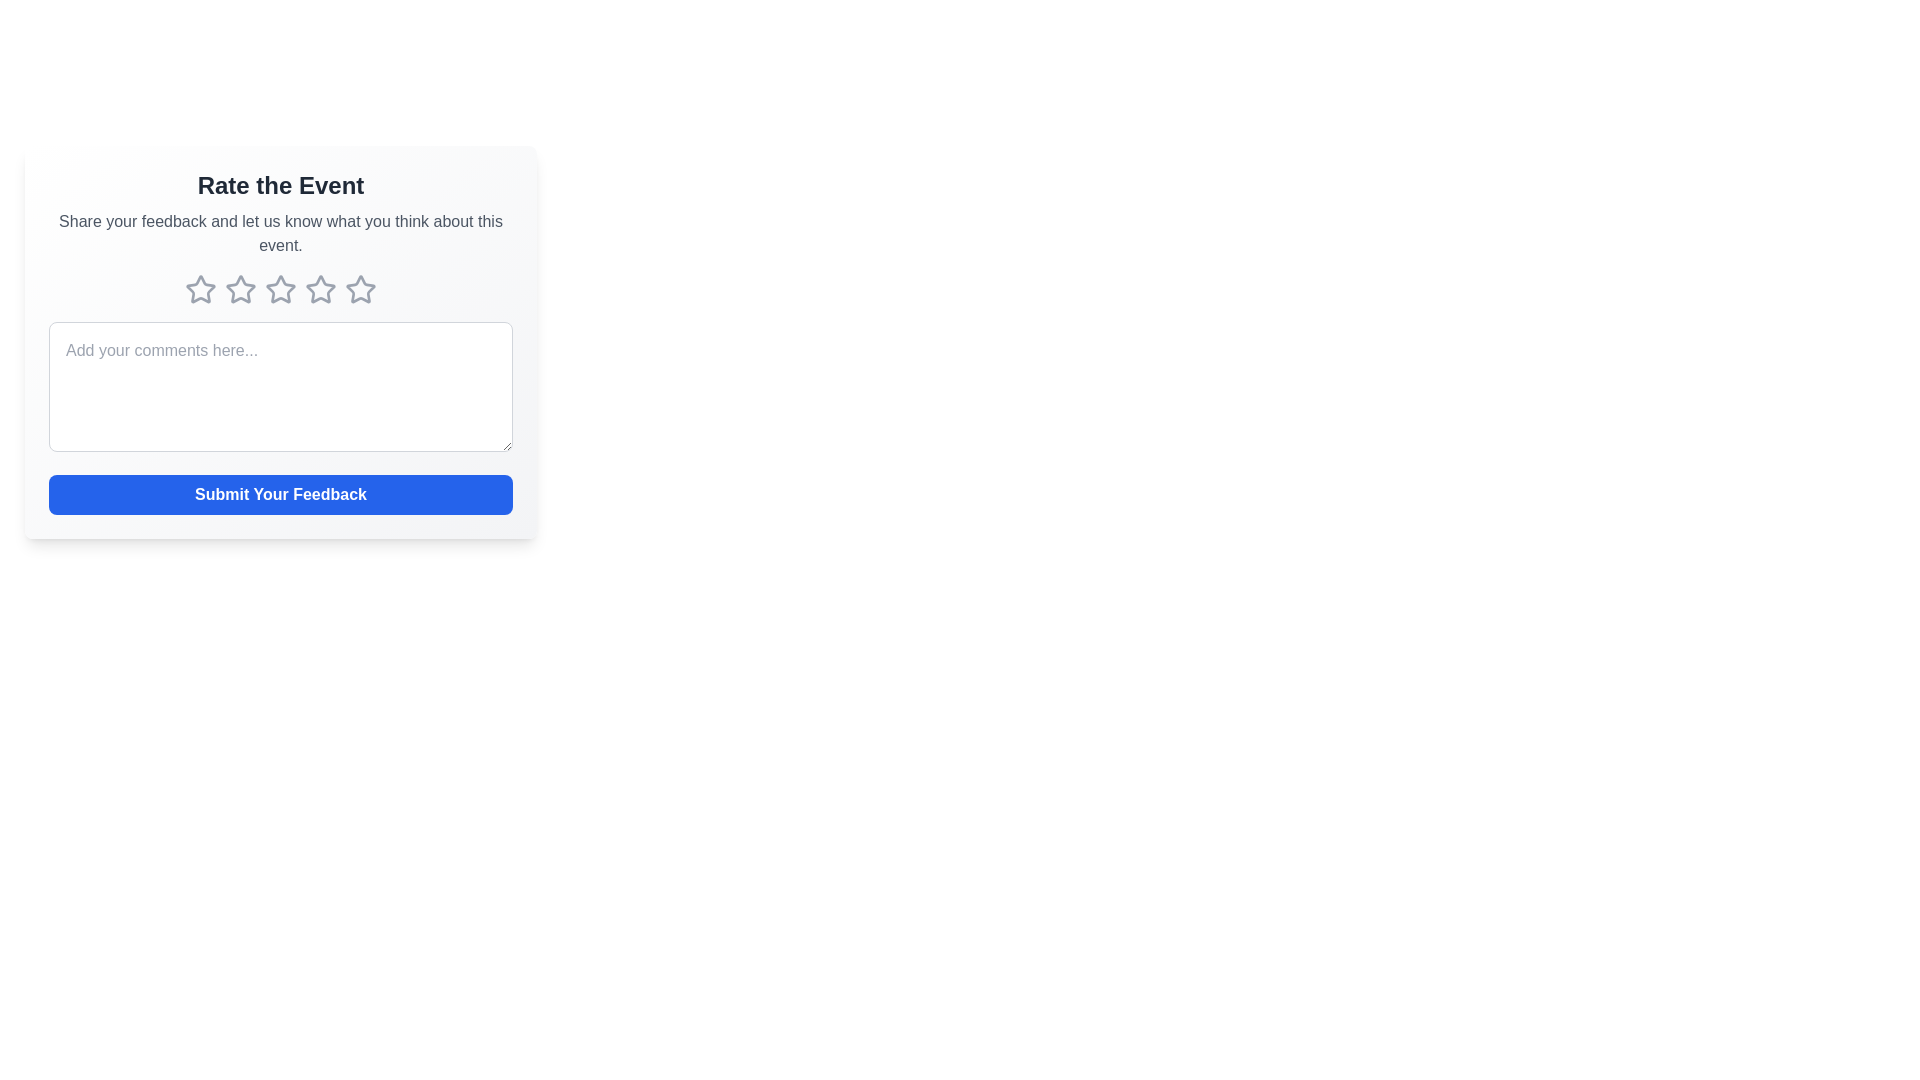  What do you see at coordinates (321, 289) in the screenshot?
I see `the third star icon in the 'Rate the Event' feedback section` at bounding box center [321, 289].